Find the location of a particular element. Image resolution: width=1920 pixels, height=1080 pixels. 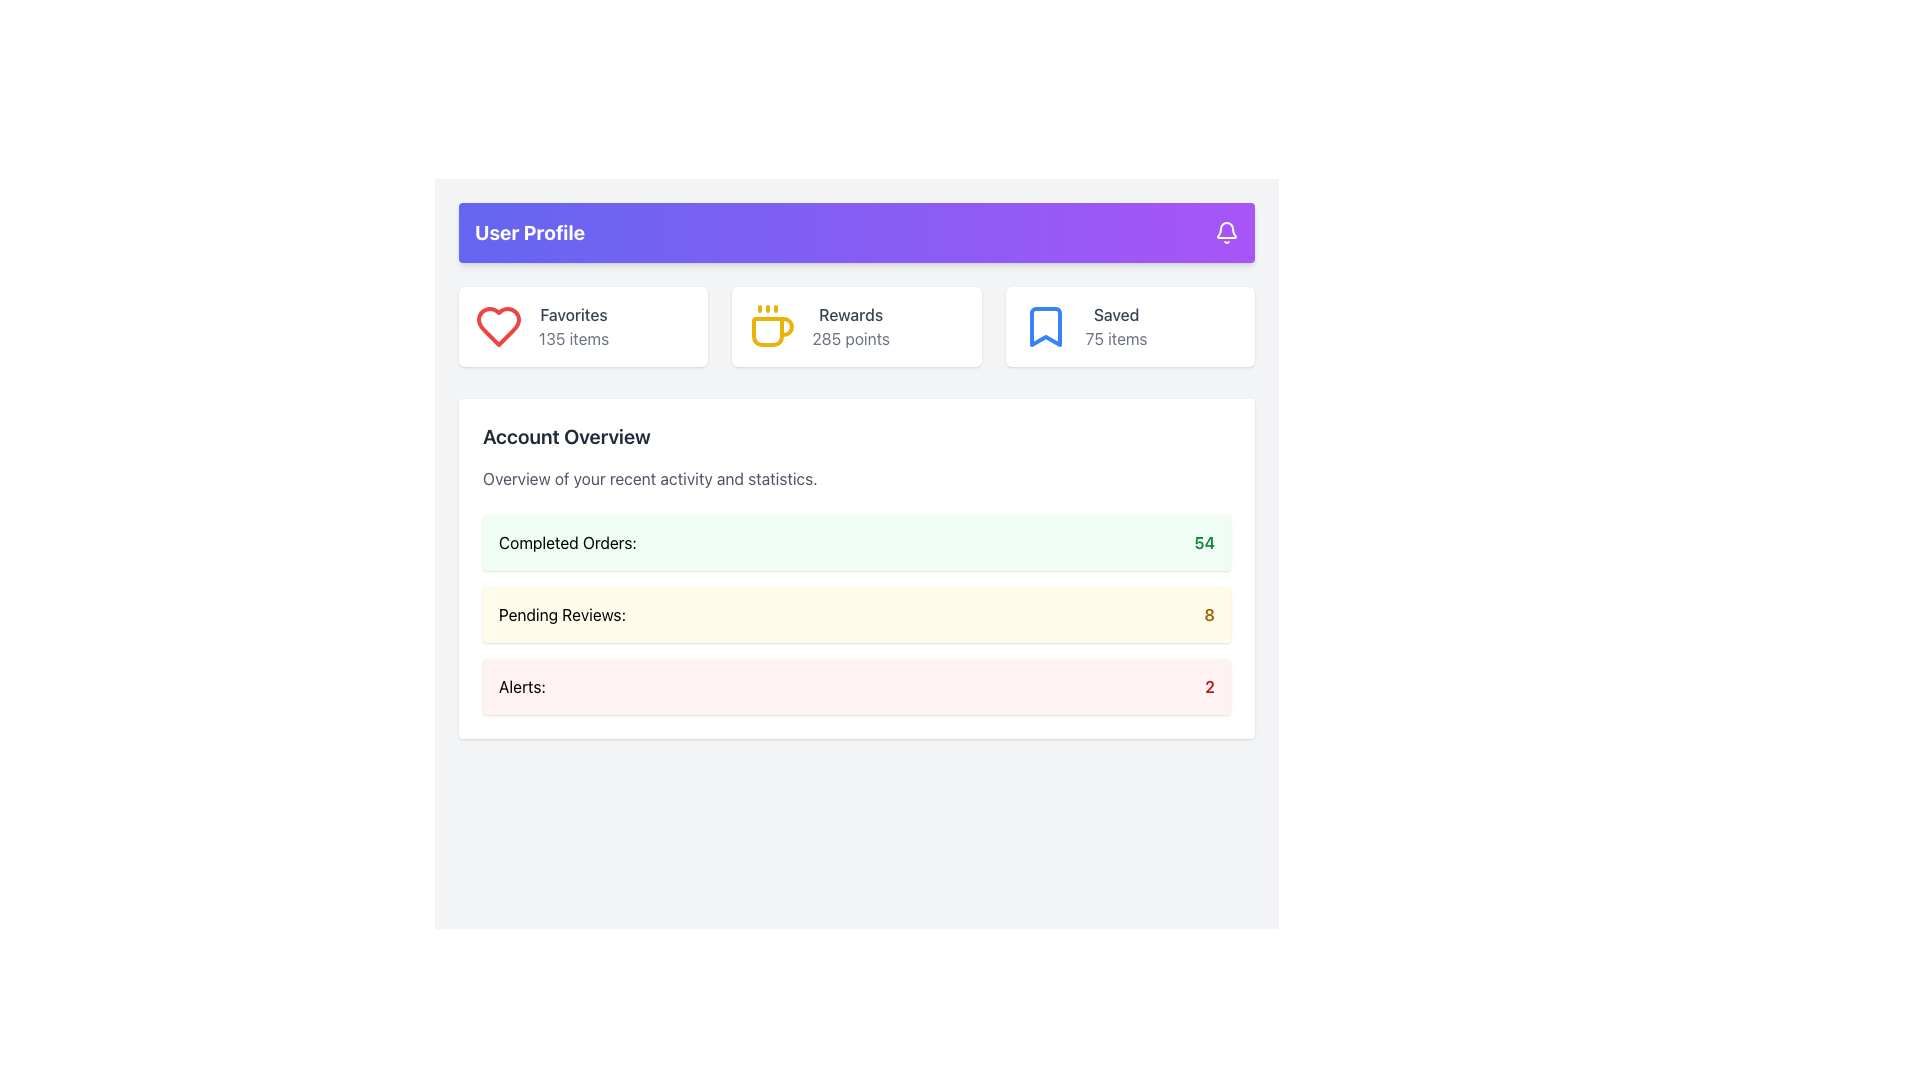

the bell-shaped notification icon located at the far right of the top bar labeled 'User Profile' is located at coordinates (1226, 231).